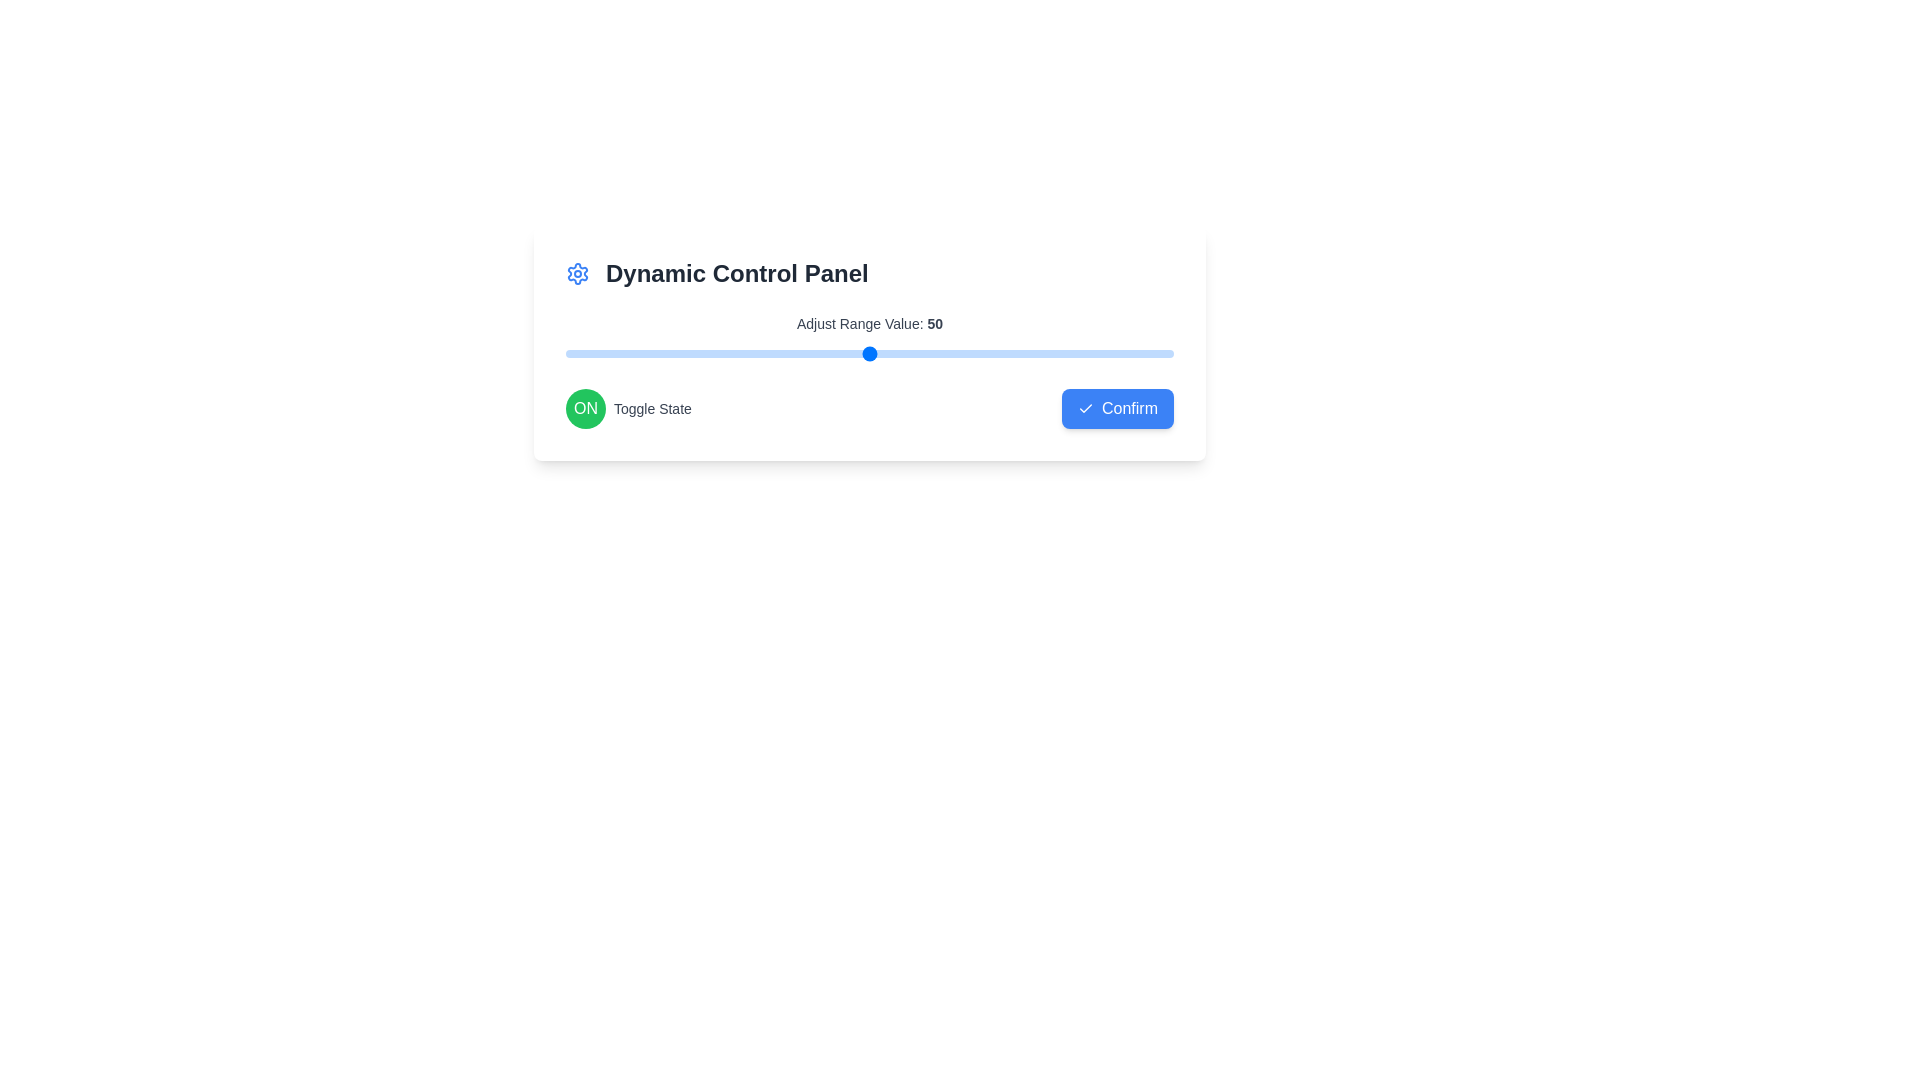 The image size is (1920, 1080). I want to click on the slider value, so click(899, 353).